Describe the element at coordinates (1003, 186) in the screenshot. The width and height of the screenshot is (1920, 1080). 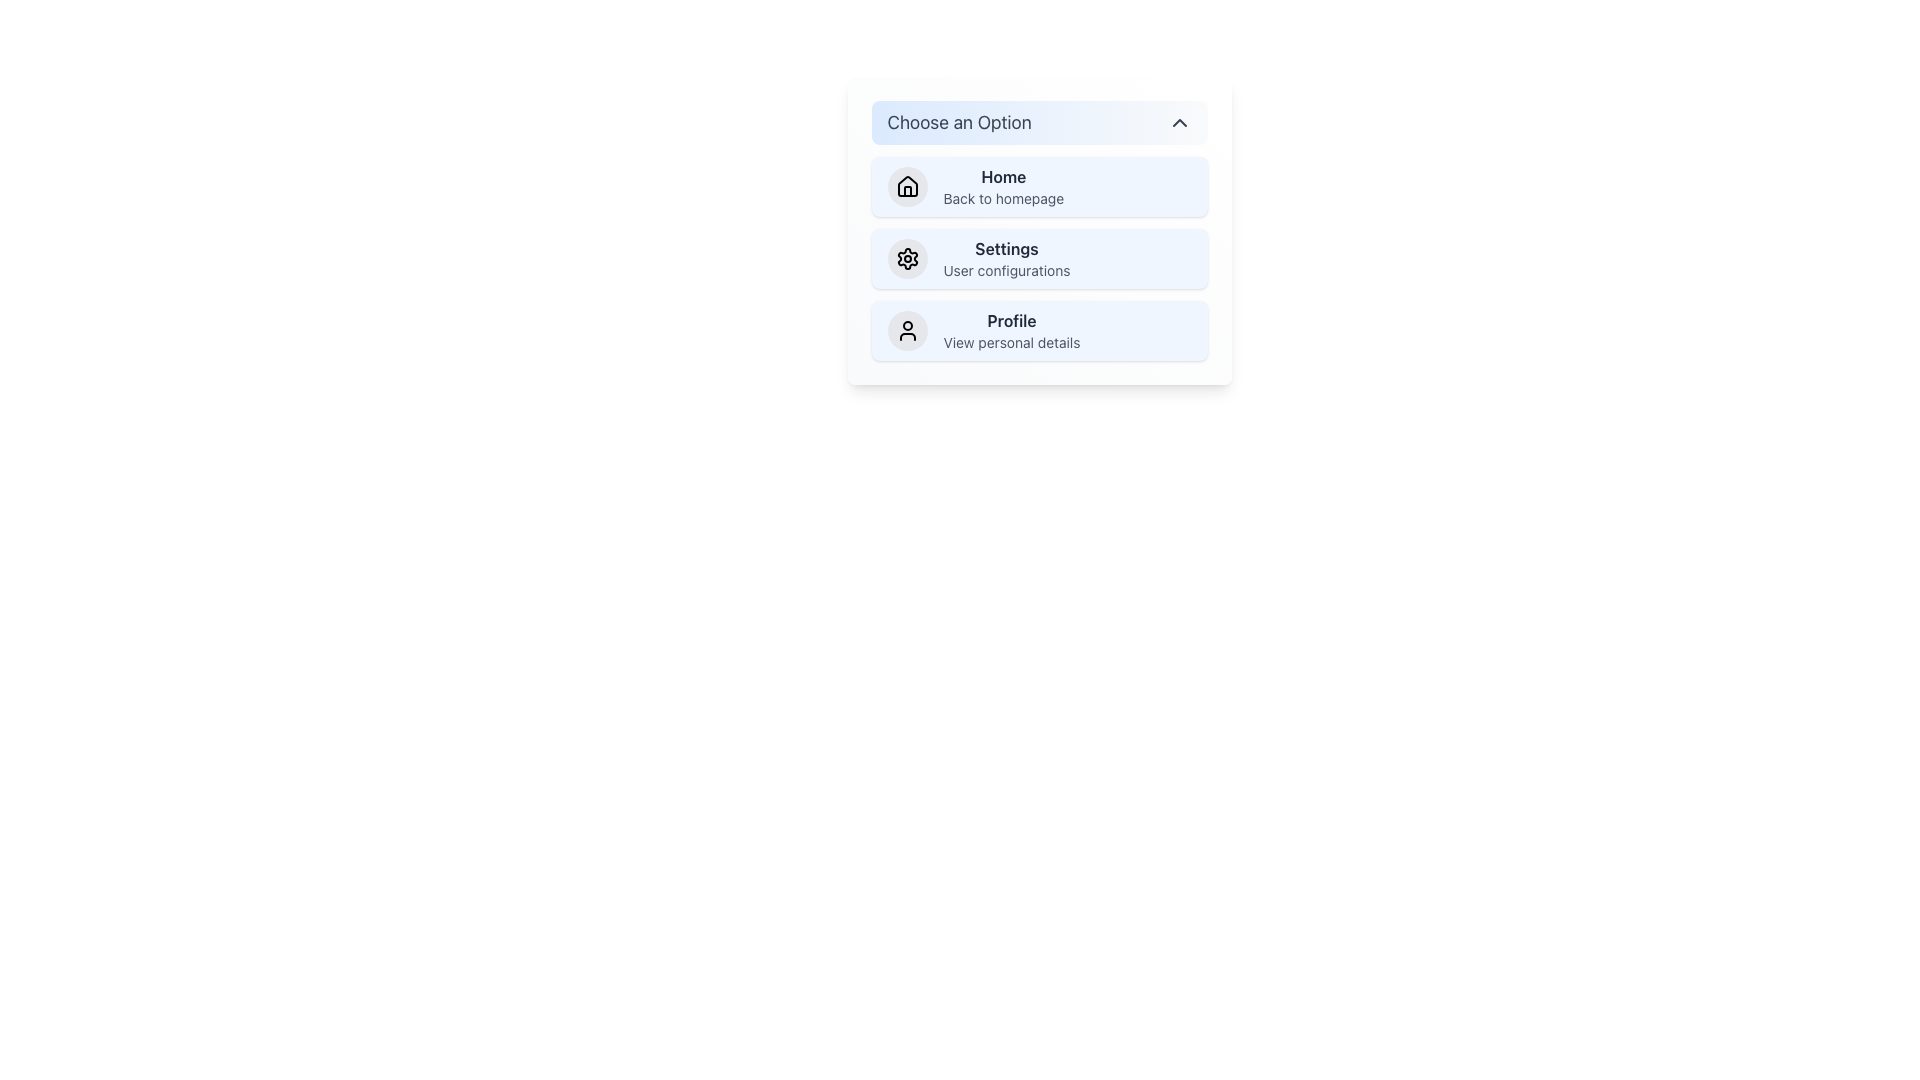
I see `the 'Home' label in the menu, which is the first item in a vertically stacked set of options` at that location.